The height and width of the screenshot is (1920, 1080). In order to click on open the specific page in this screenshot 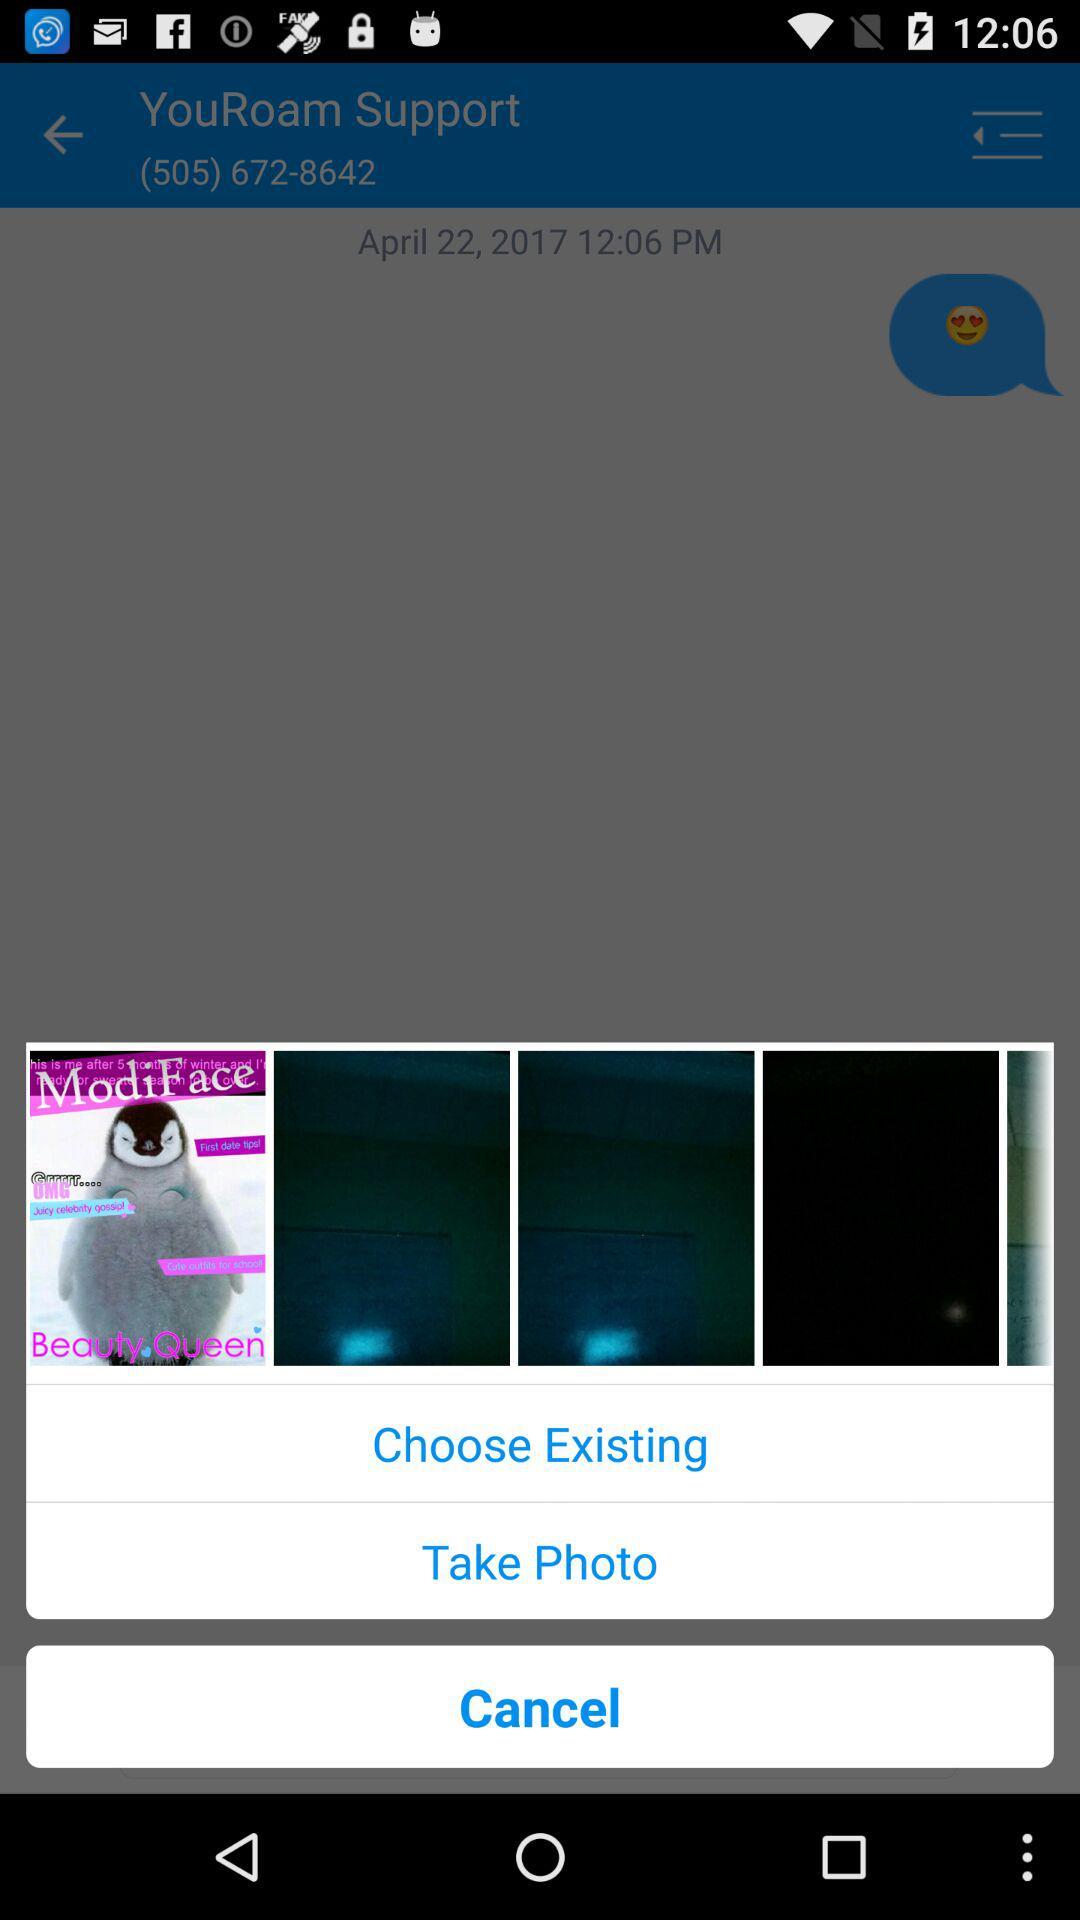, I will do `click(146, 1207)`.